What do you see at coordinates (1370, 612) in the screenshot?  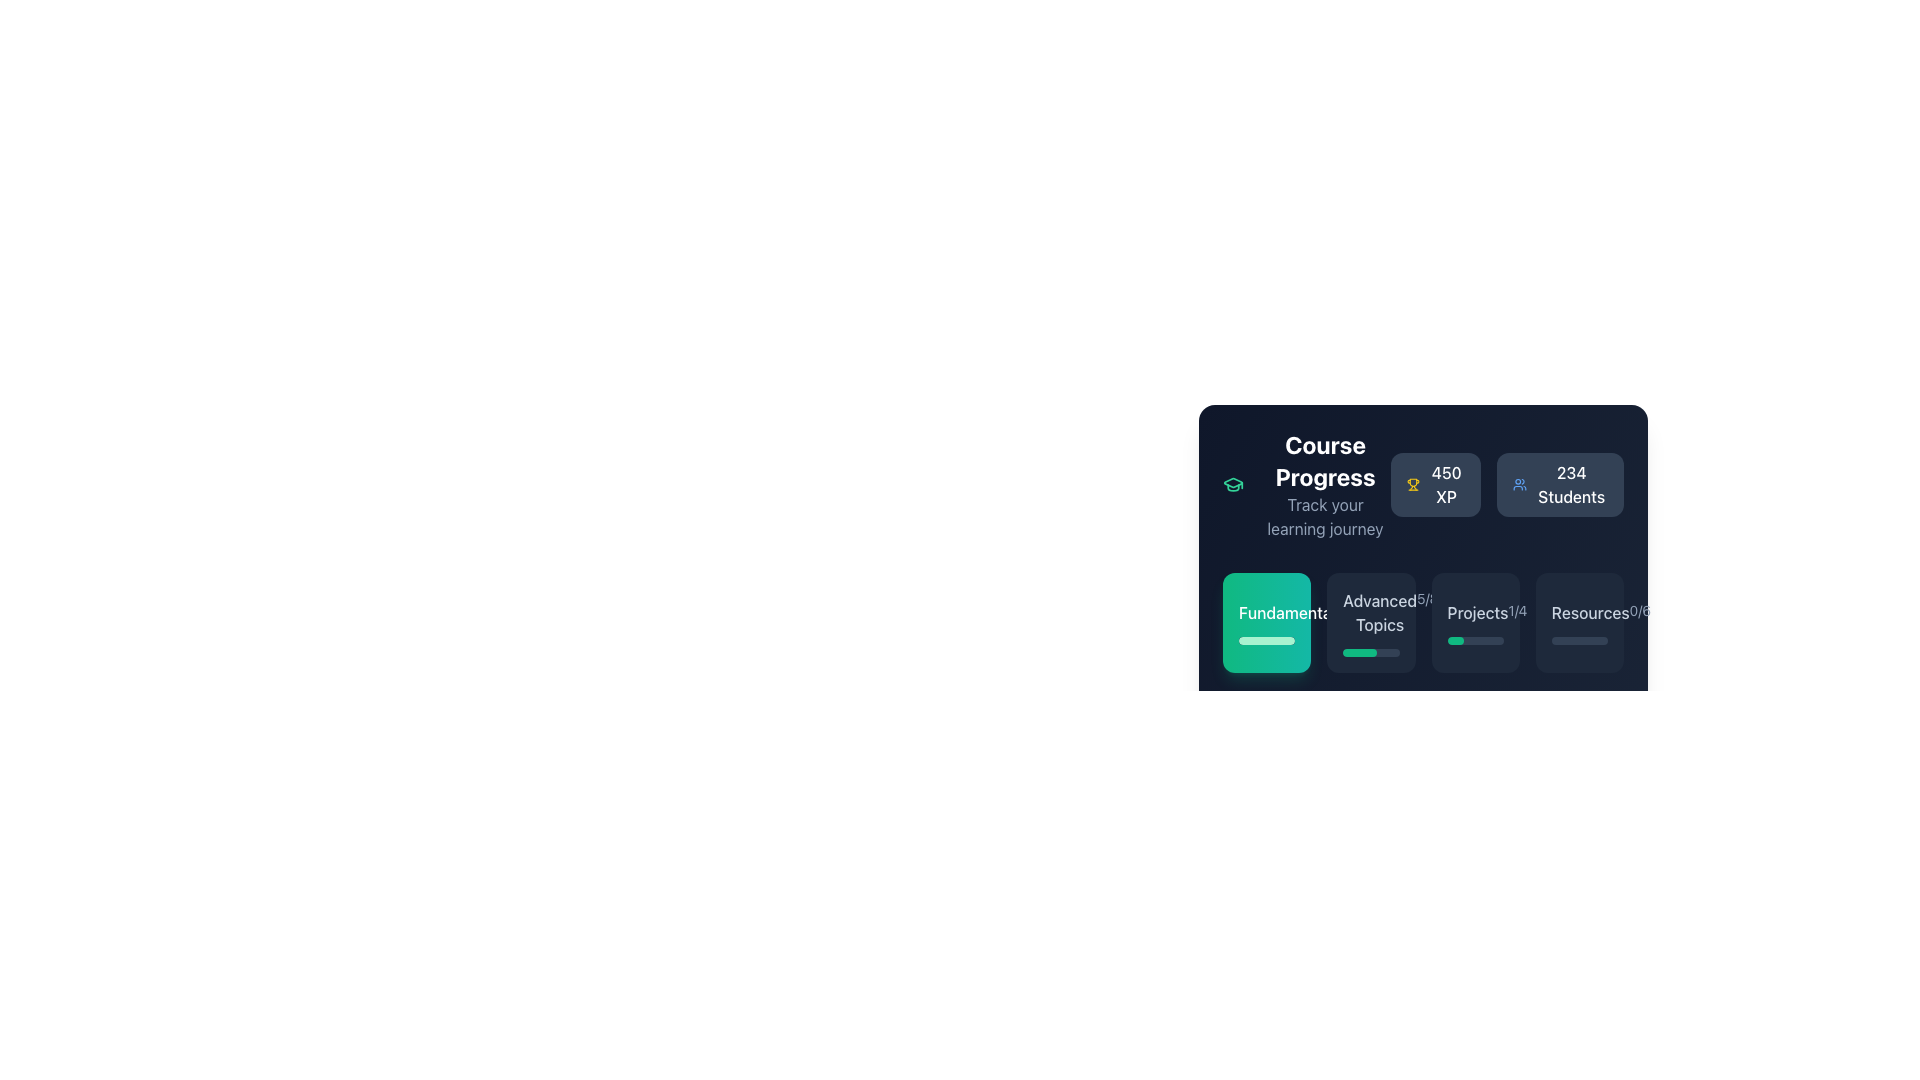 I see `the 'Advanced Topics' text label with progress indicator, which shows 5 out of 8 sections completed, located in the second card of the 'Course Progress' section` at bounding box center [1370, 612].